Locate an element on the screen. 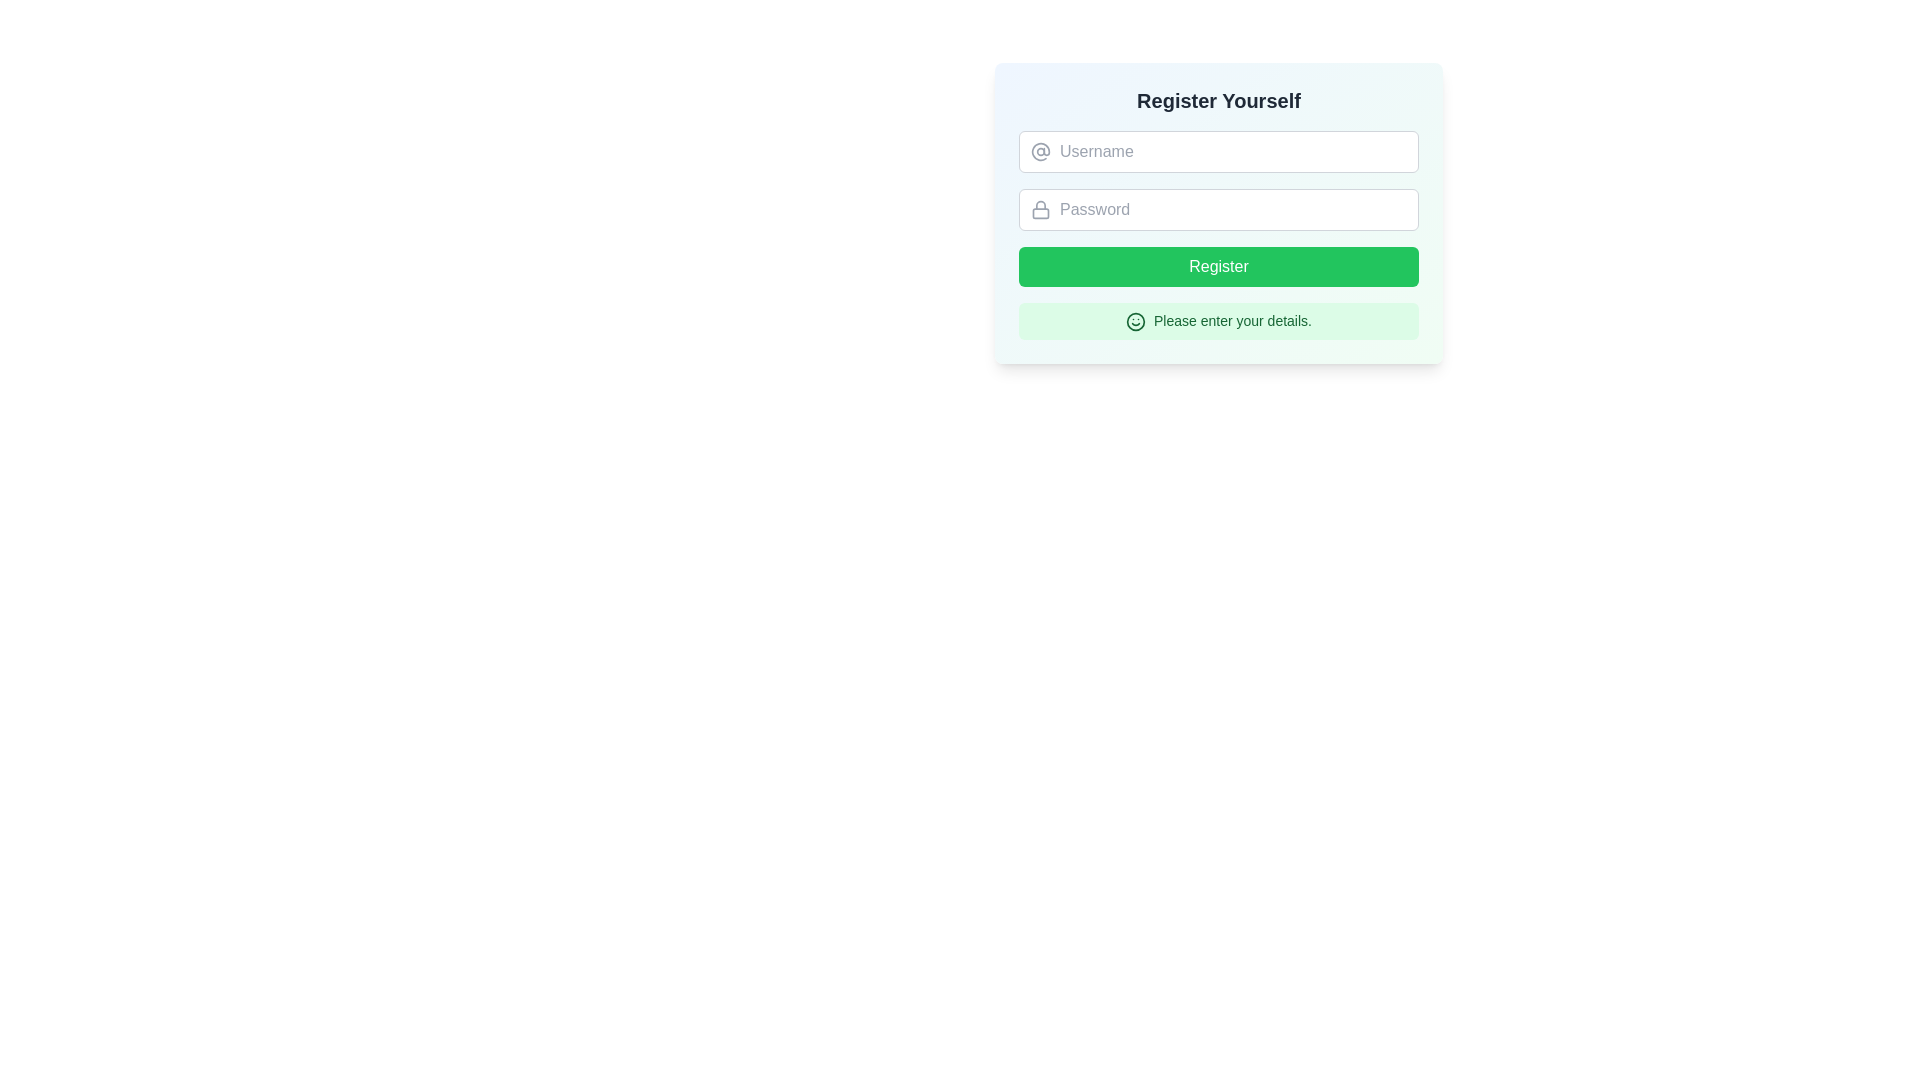 Image resolution: width=1920 pixels, height=1080 pixels. the lower rectangle of the lock icon, which is part of the graphical decoration within the SVG element, located near the left side of the password input field is located at coordinates (1040, 213).